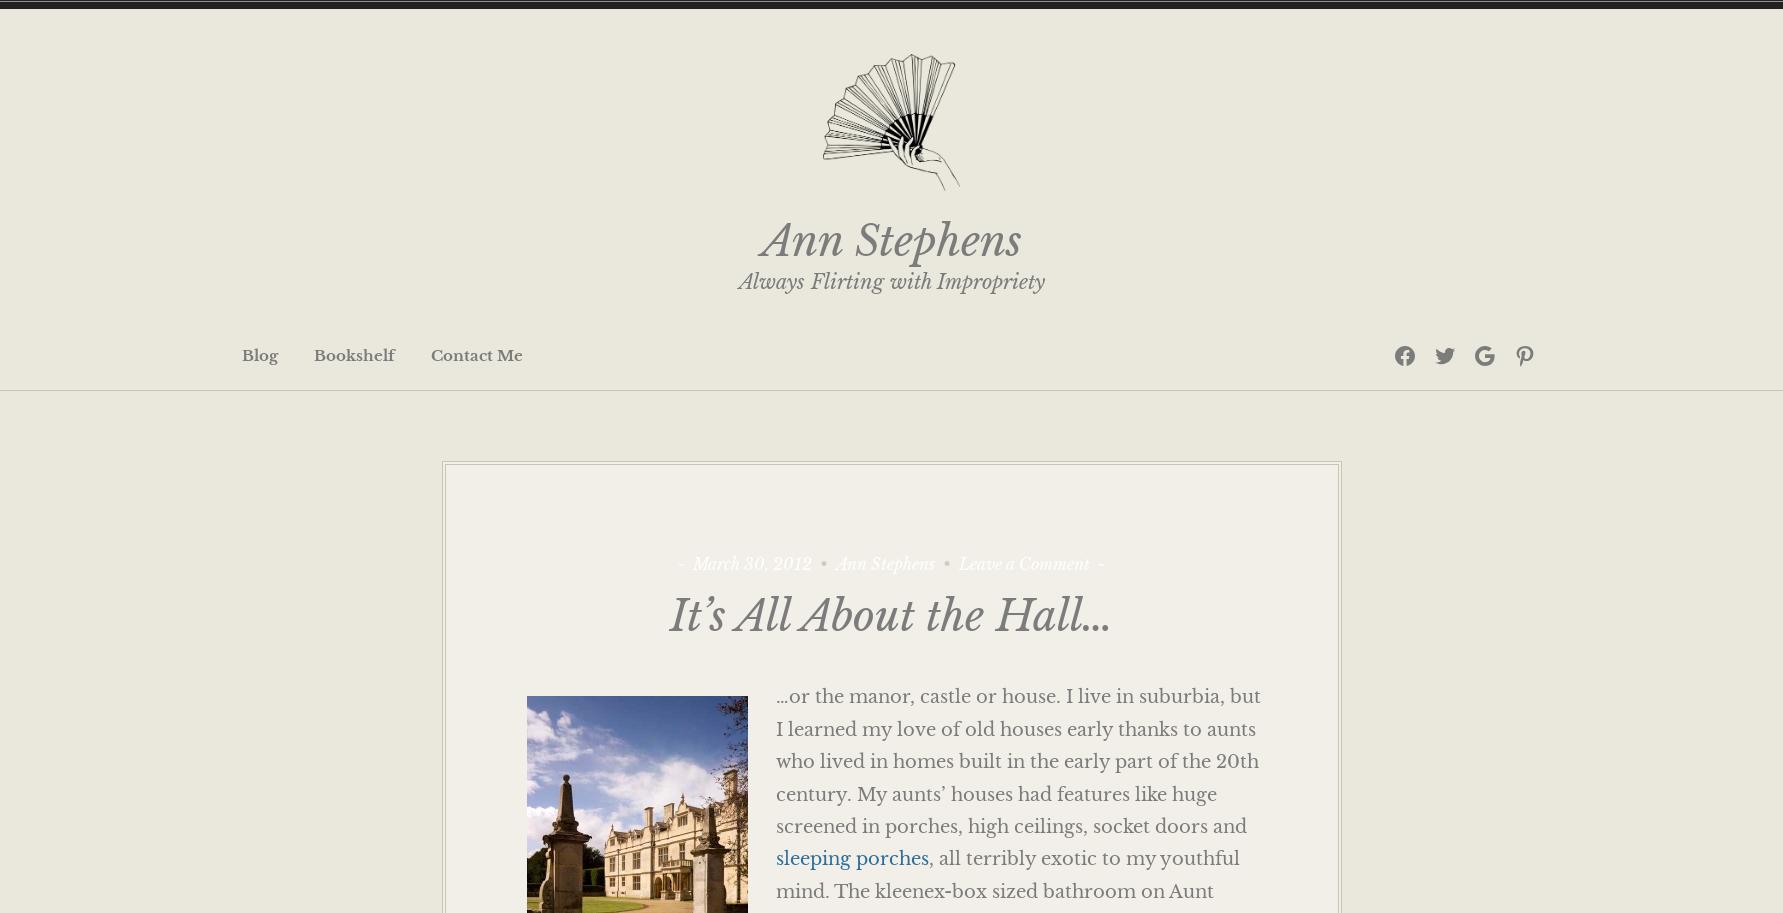 The width and height of the screenshot is (1783, 913). I want to click on 'Always Flirting with Impropriety', so click(736, 282).